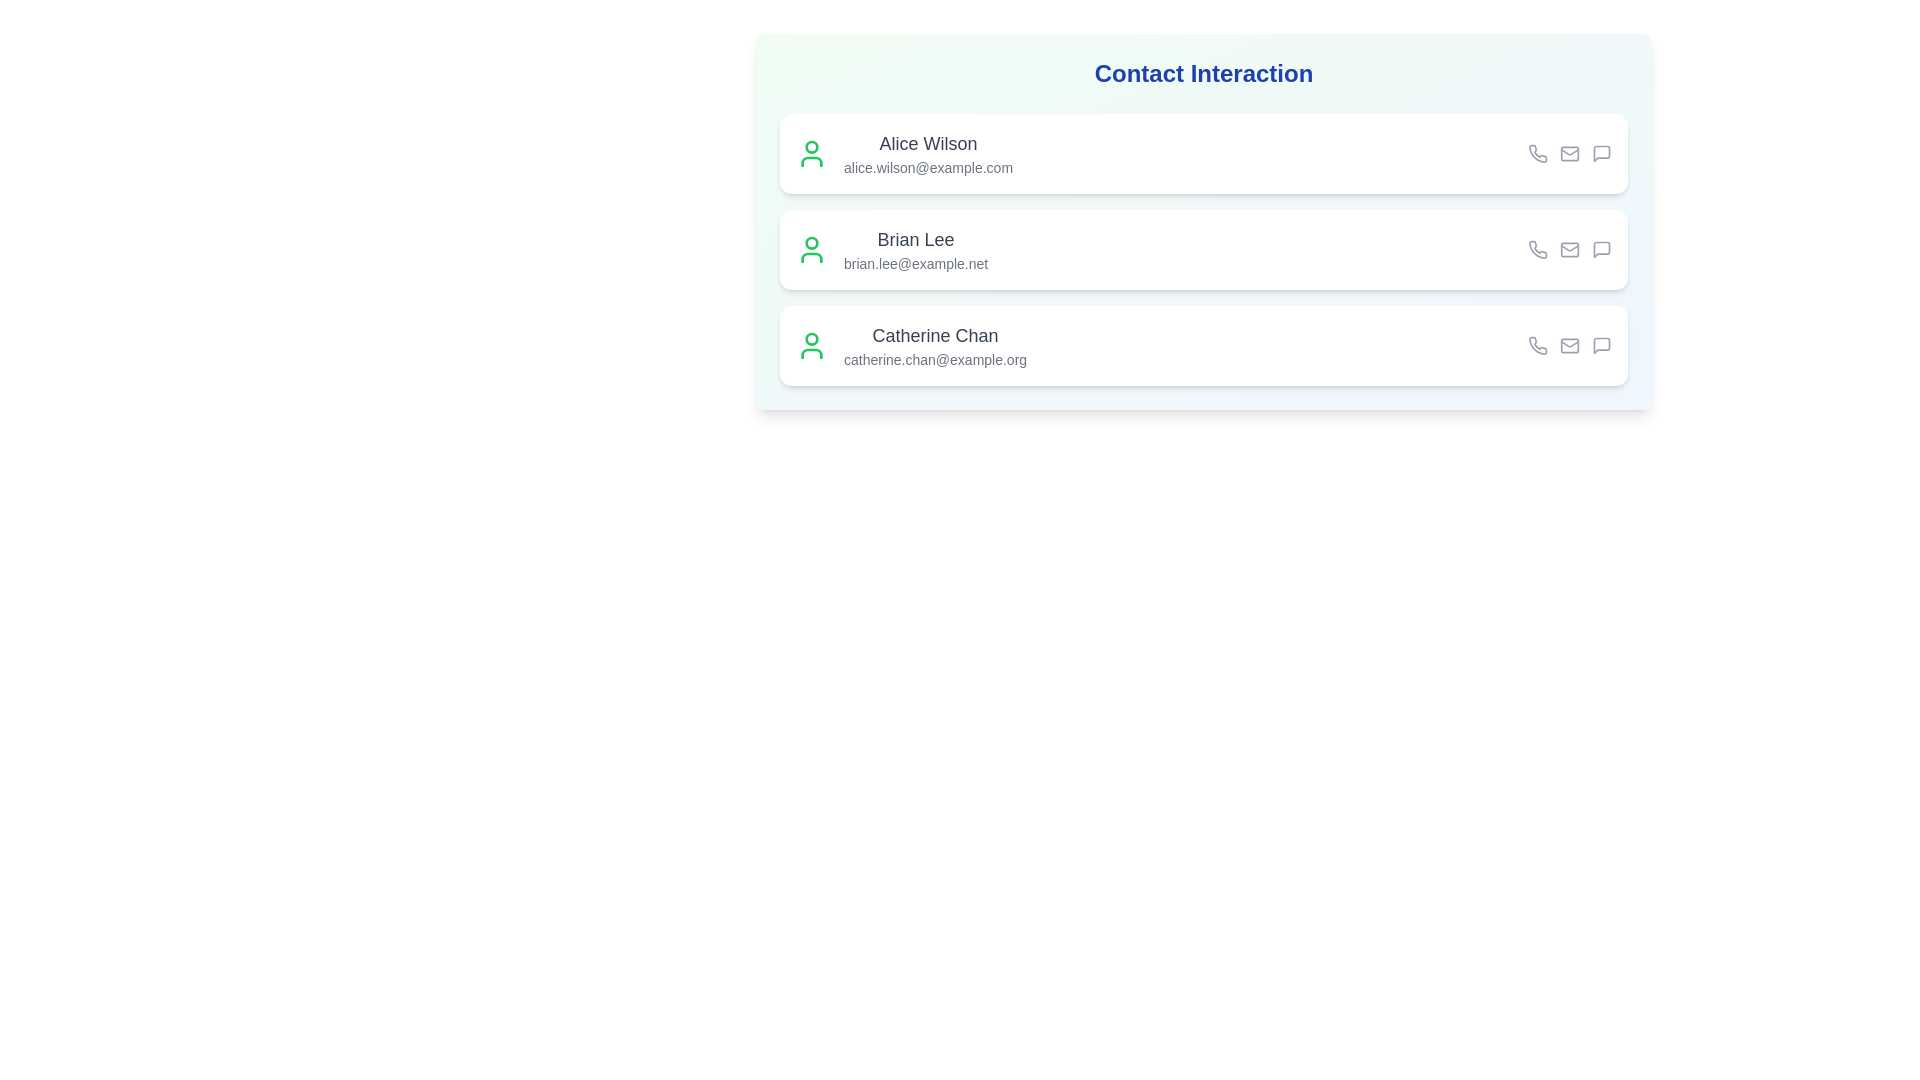  What do you see at coordinates (1568, 345) in the screenshot?
I see `mail icon for Catherine Chan to simulate composing an email` at bounding box center [1568, 345].